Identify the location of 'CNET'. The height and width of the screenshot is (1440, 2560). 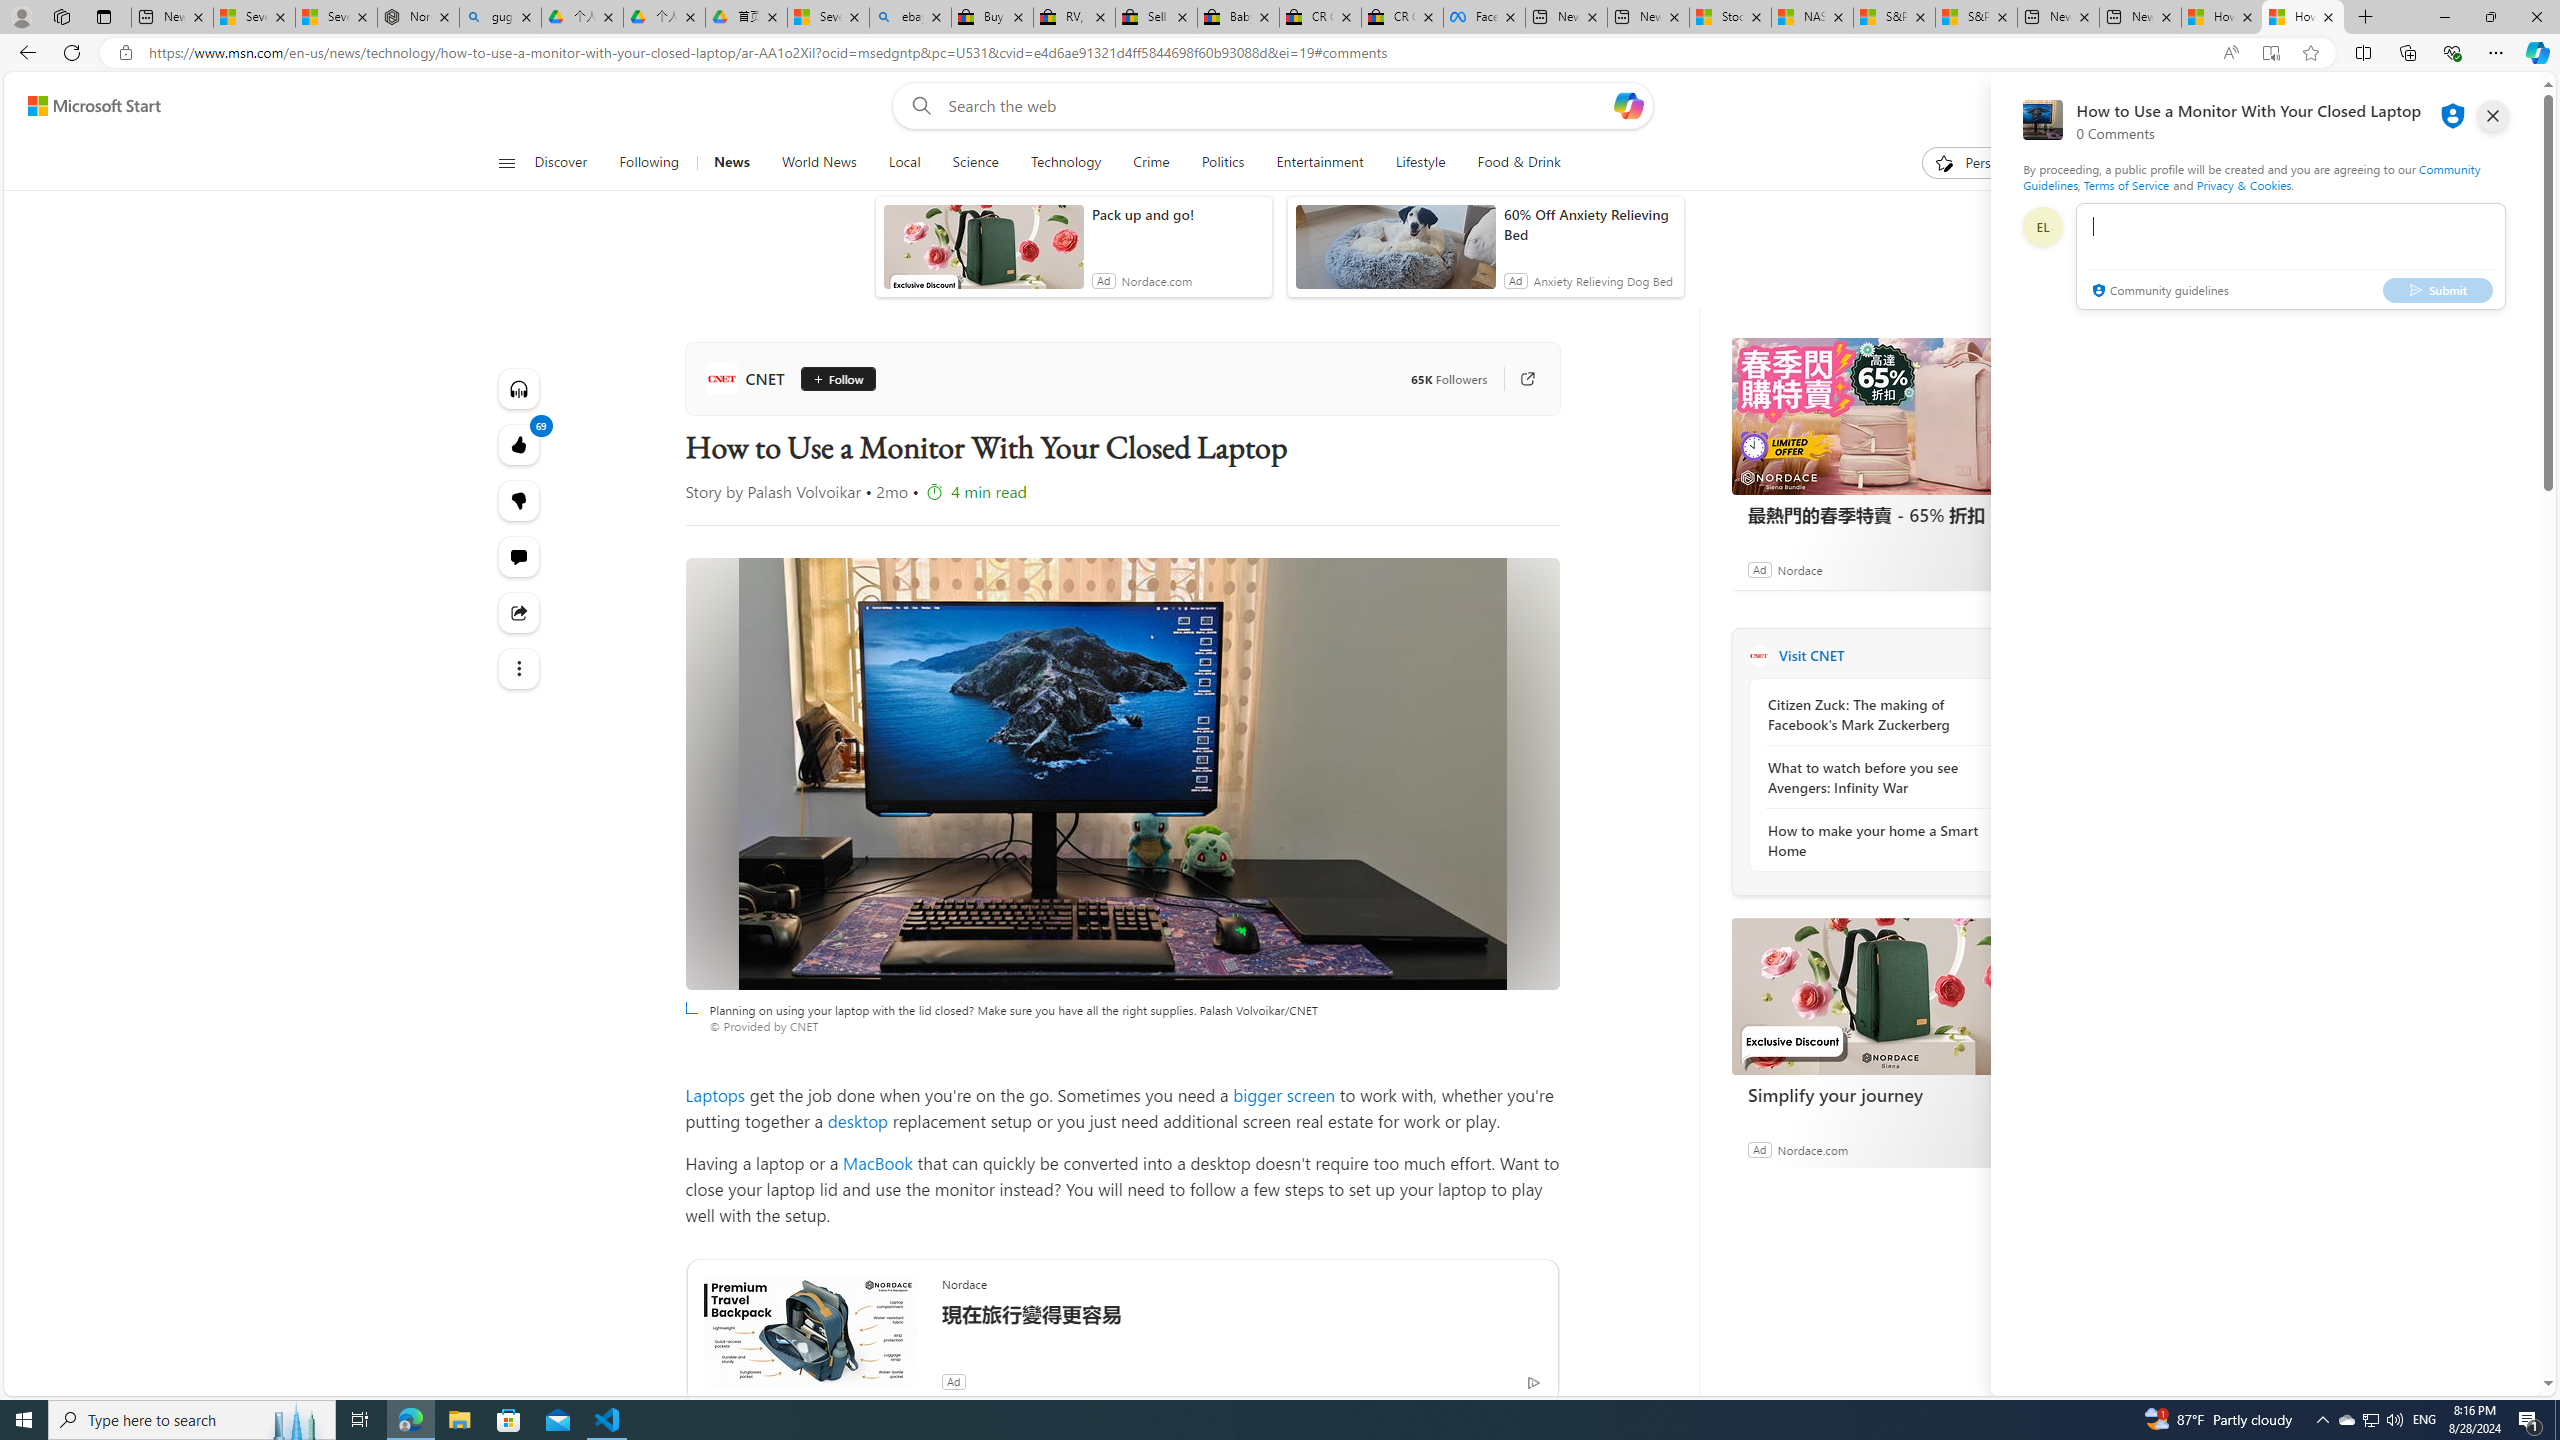
(747, 378).